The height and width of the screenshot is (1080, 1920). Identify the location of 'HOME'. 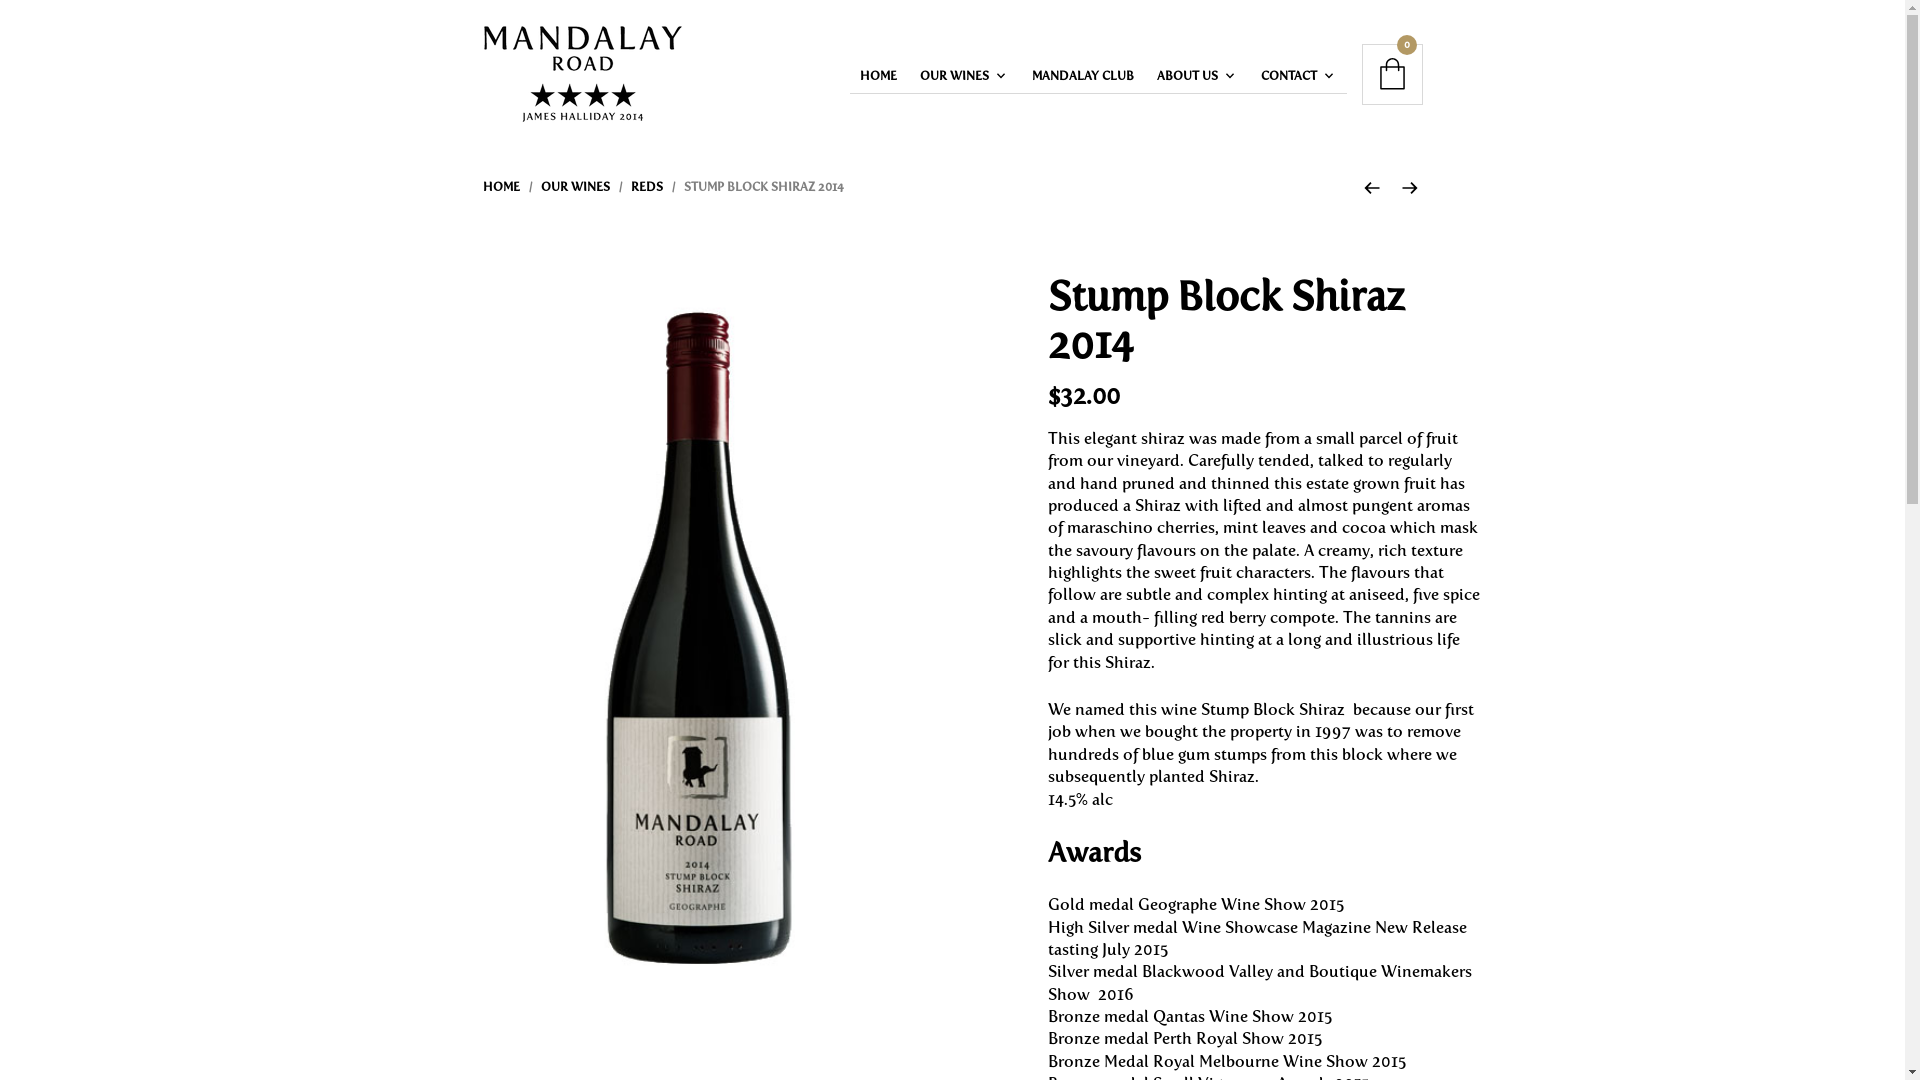
(878, 75).